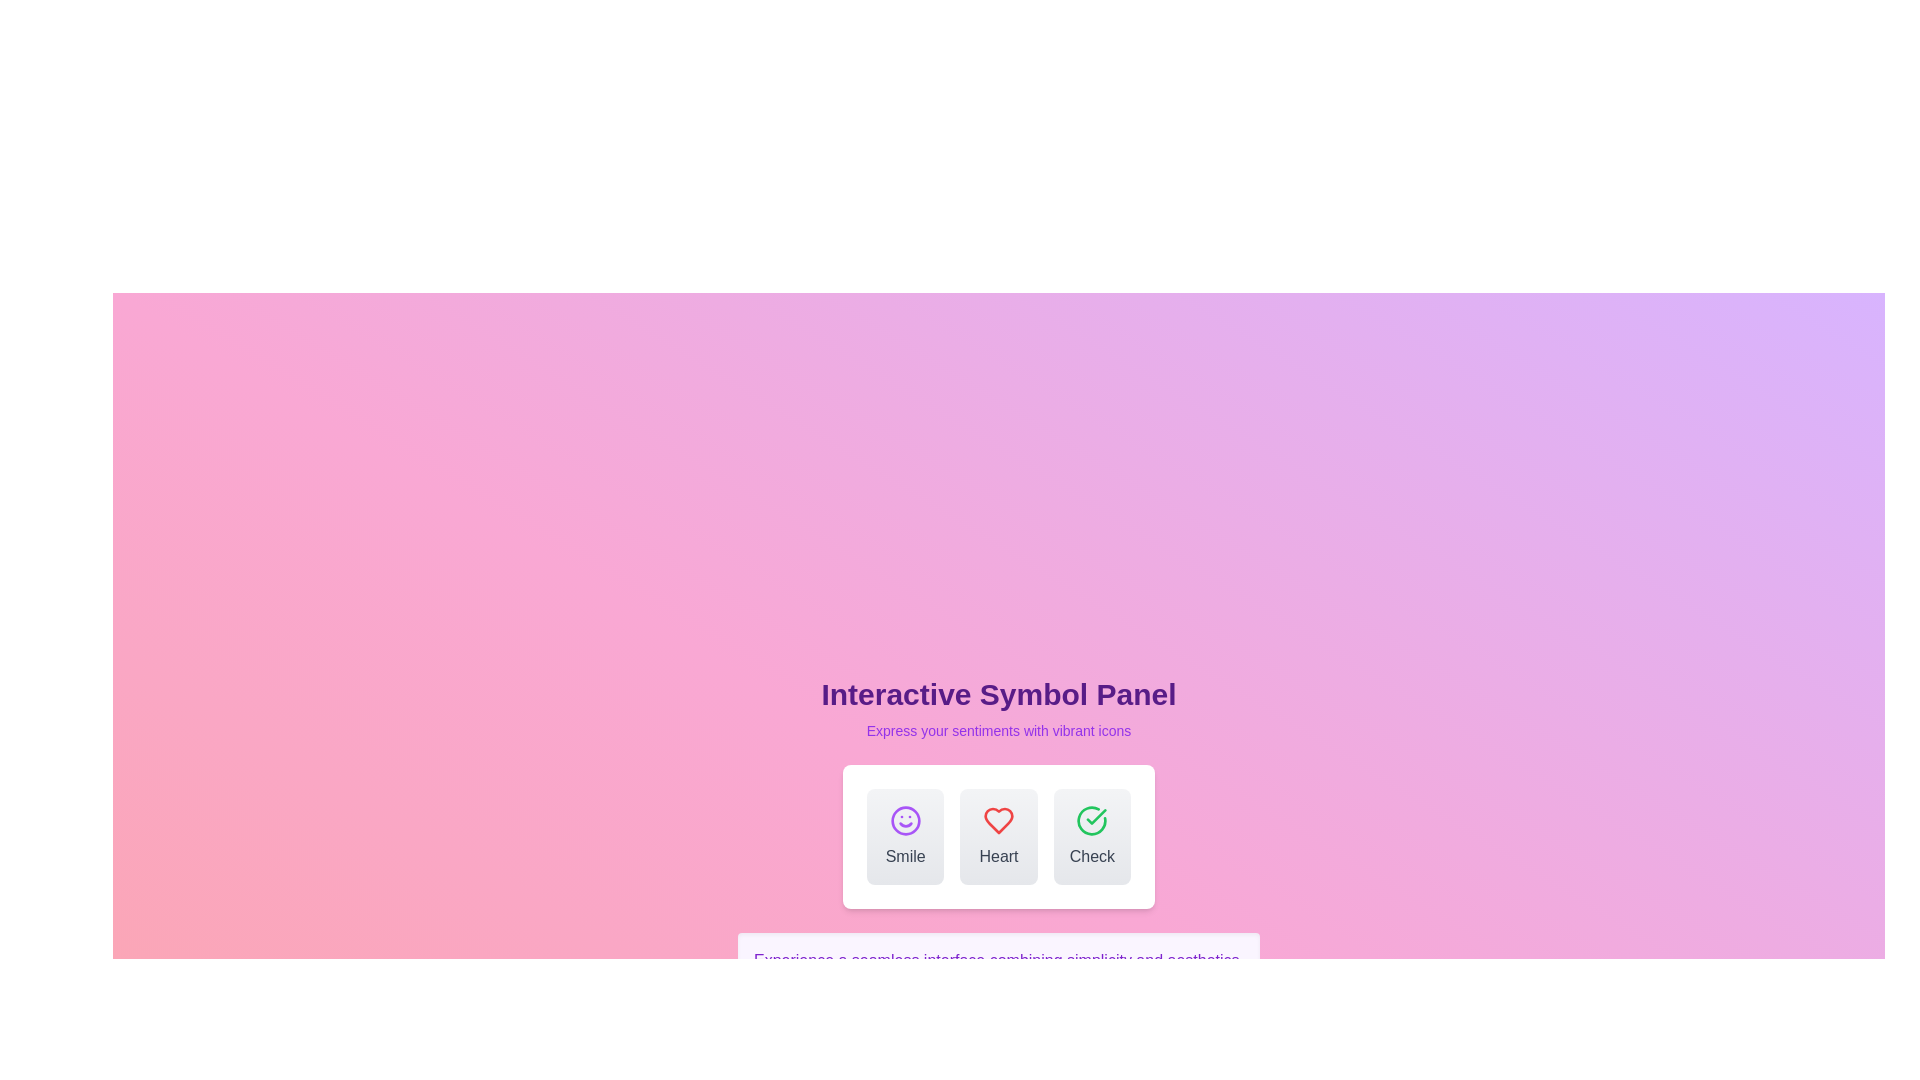  What do you see at coordinates (998, 837) in the screenshot?
I see `the 'Heart' interactive card, which is the second card in a row of three` at bounding box center [998, 837].